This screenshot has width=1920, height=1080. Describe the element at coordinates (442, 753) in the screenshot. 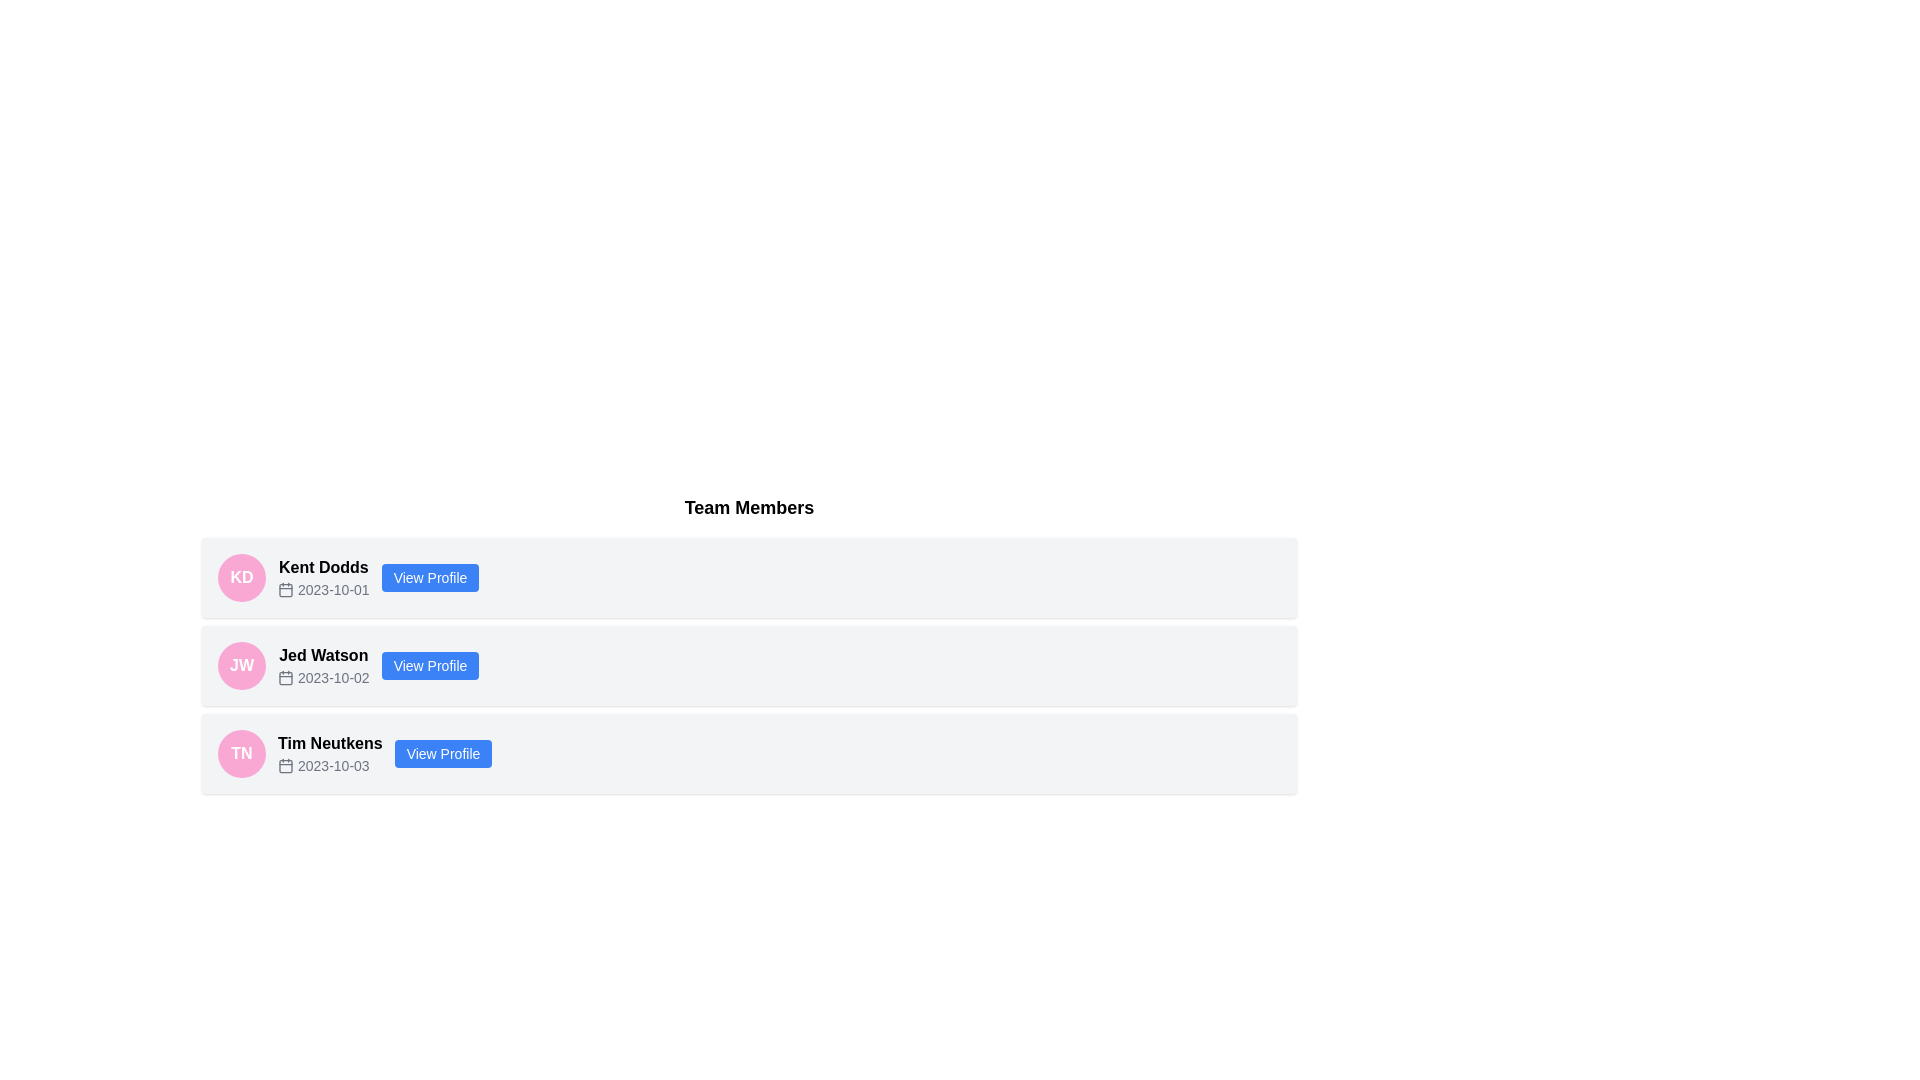

I see `the button that allows users` at that location.